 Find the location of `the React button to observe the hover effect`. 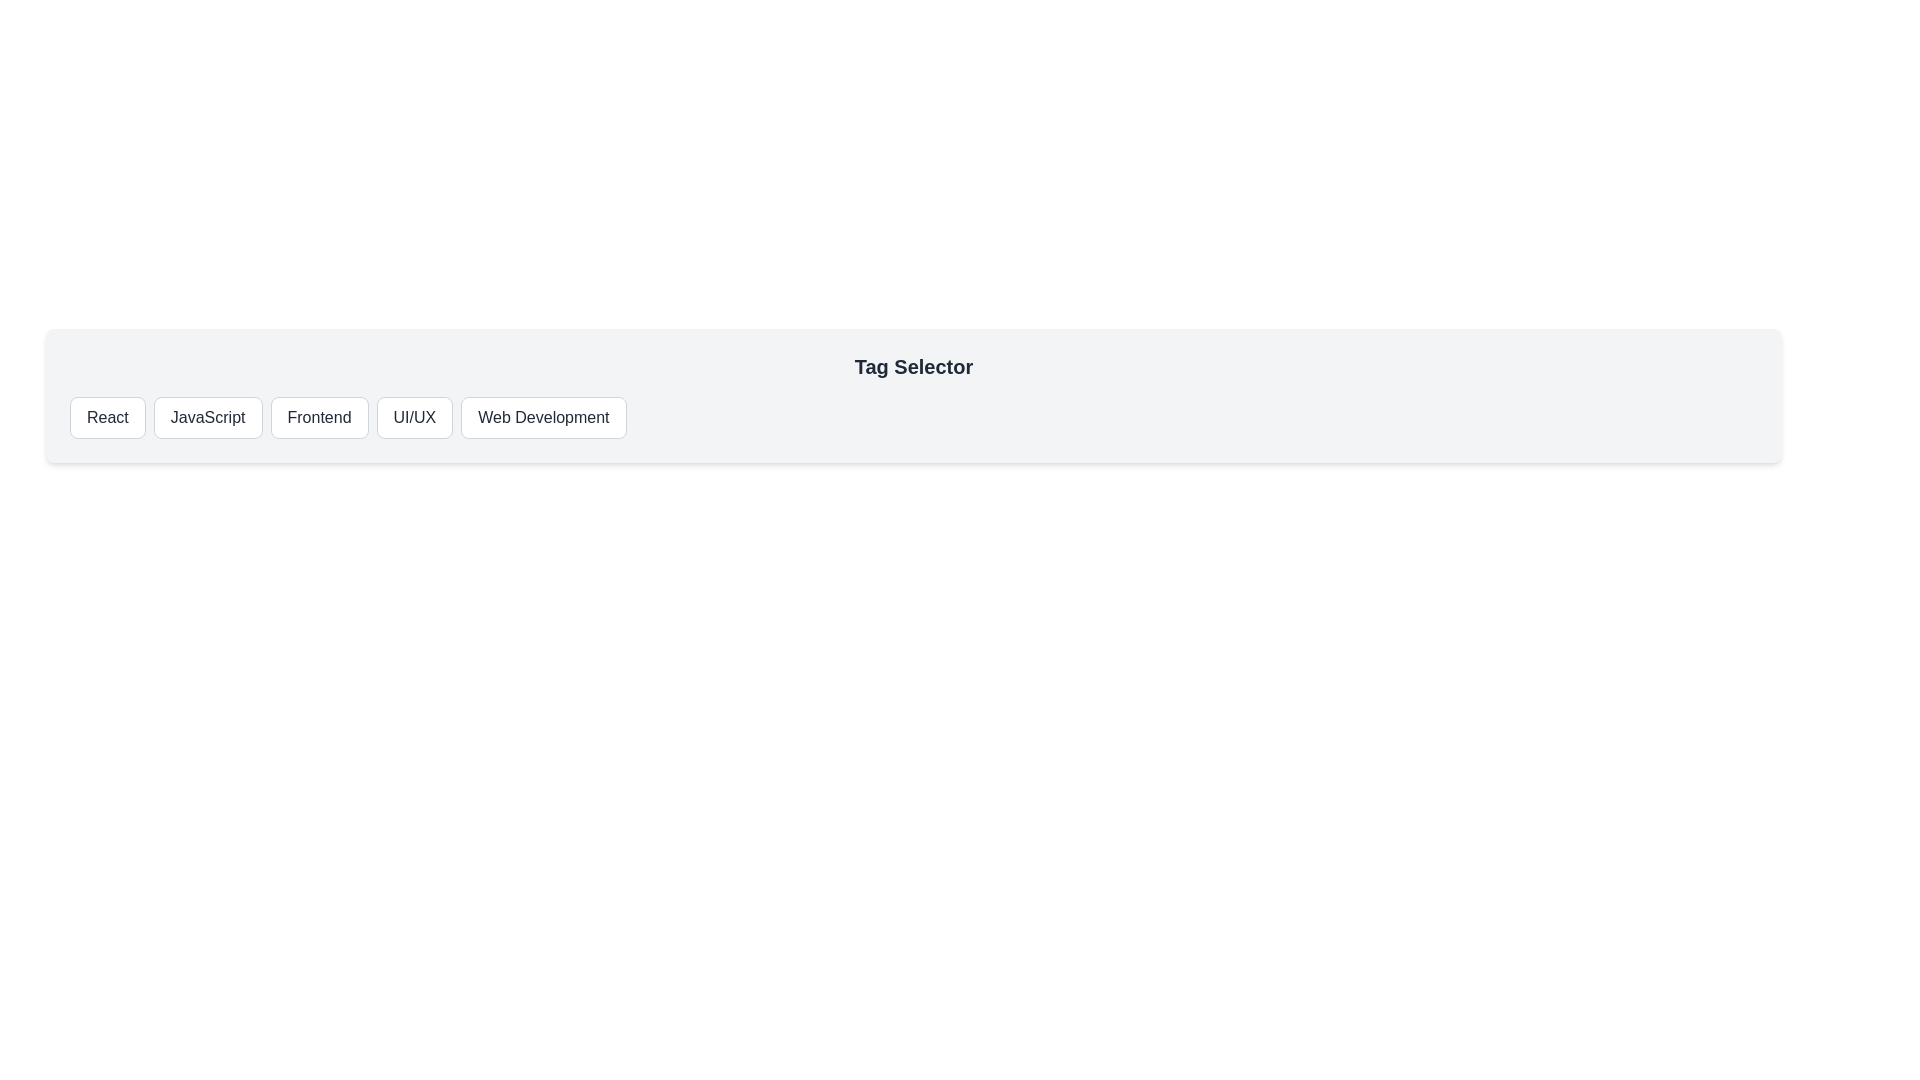

the React button to observe the hover effect is located at coordinates (106, 416).